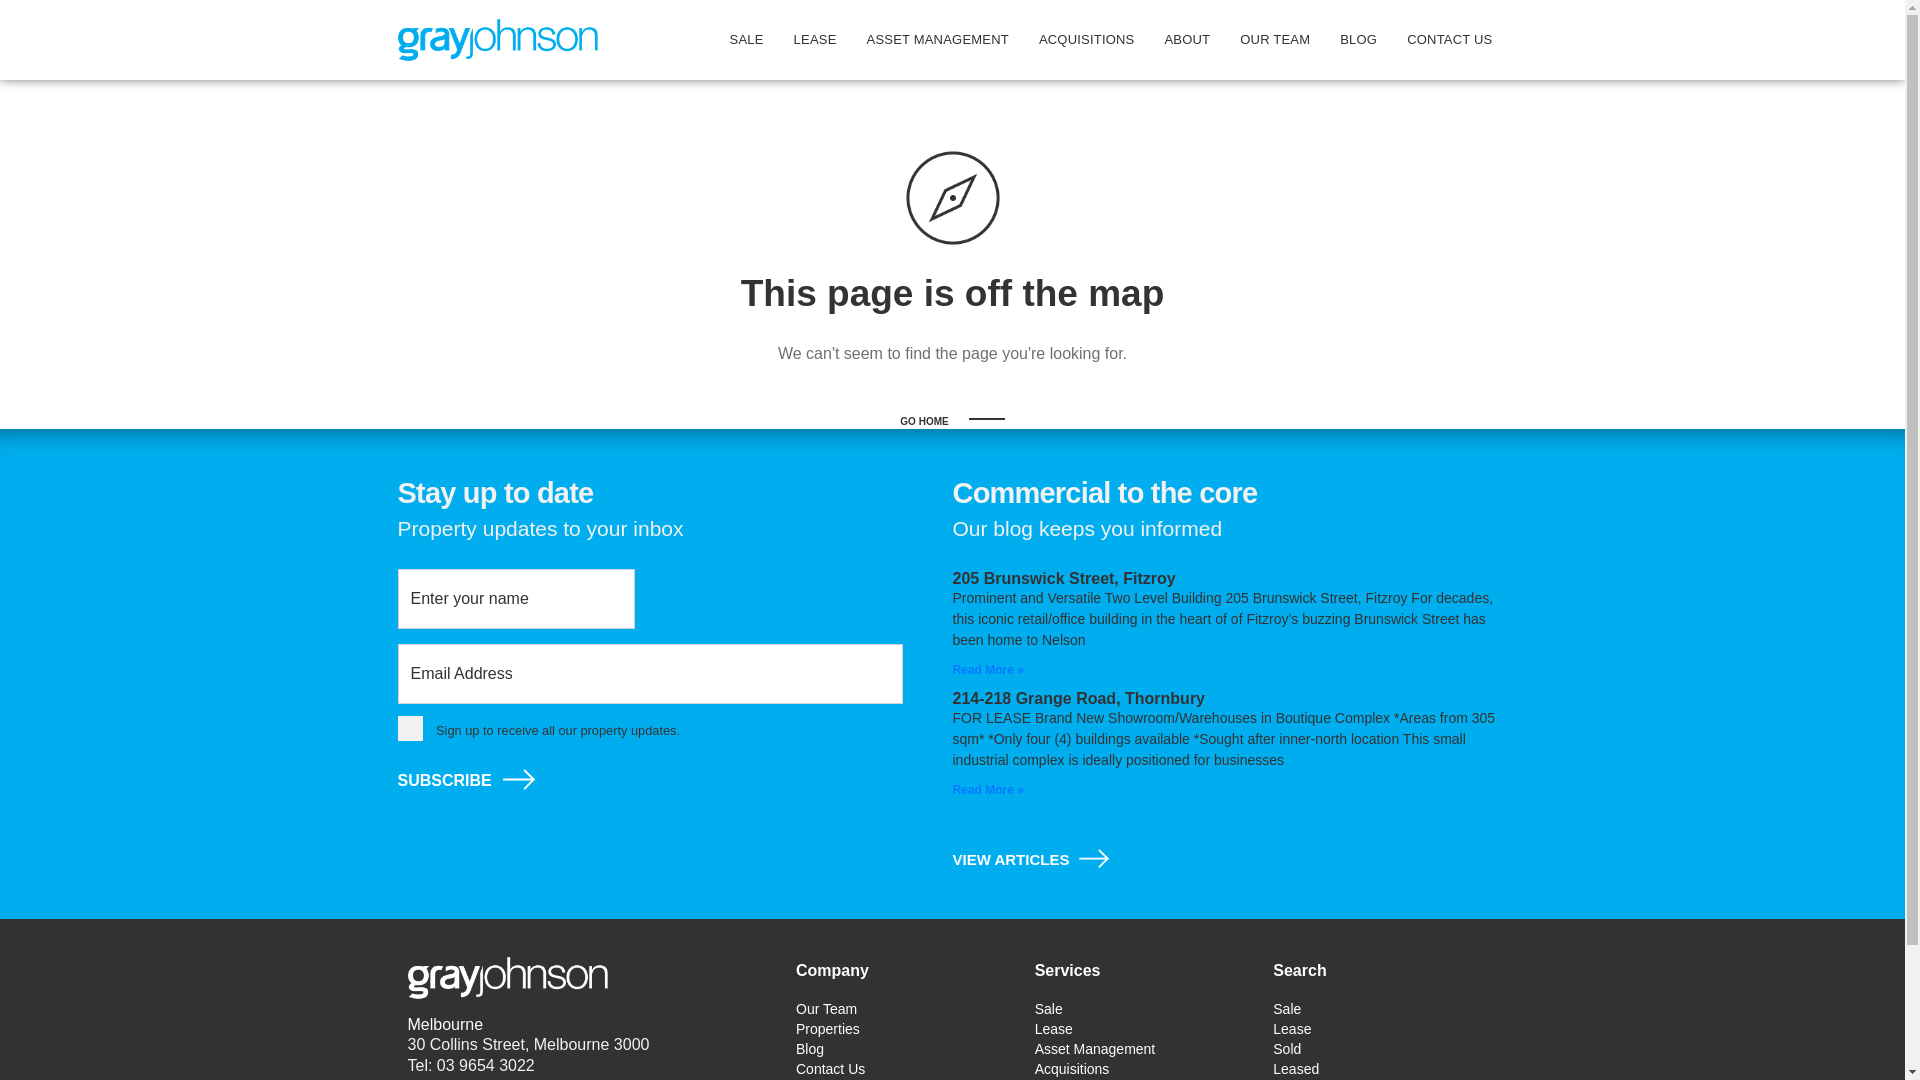 Image resolution: width=1920 pixels, height=1080 pixels. I want to click on 'Contact Us', so click(904, 1067).